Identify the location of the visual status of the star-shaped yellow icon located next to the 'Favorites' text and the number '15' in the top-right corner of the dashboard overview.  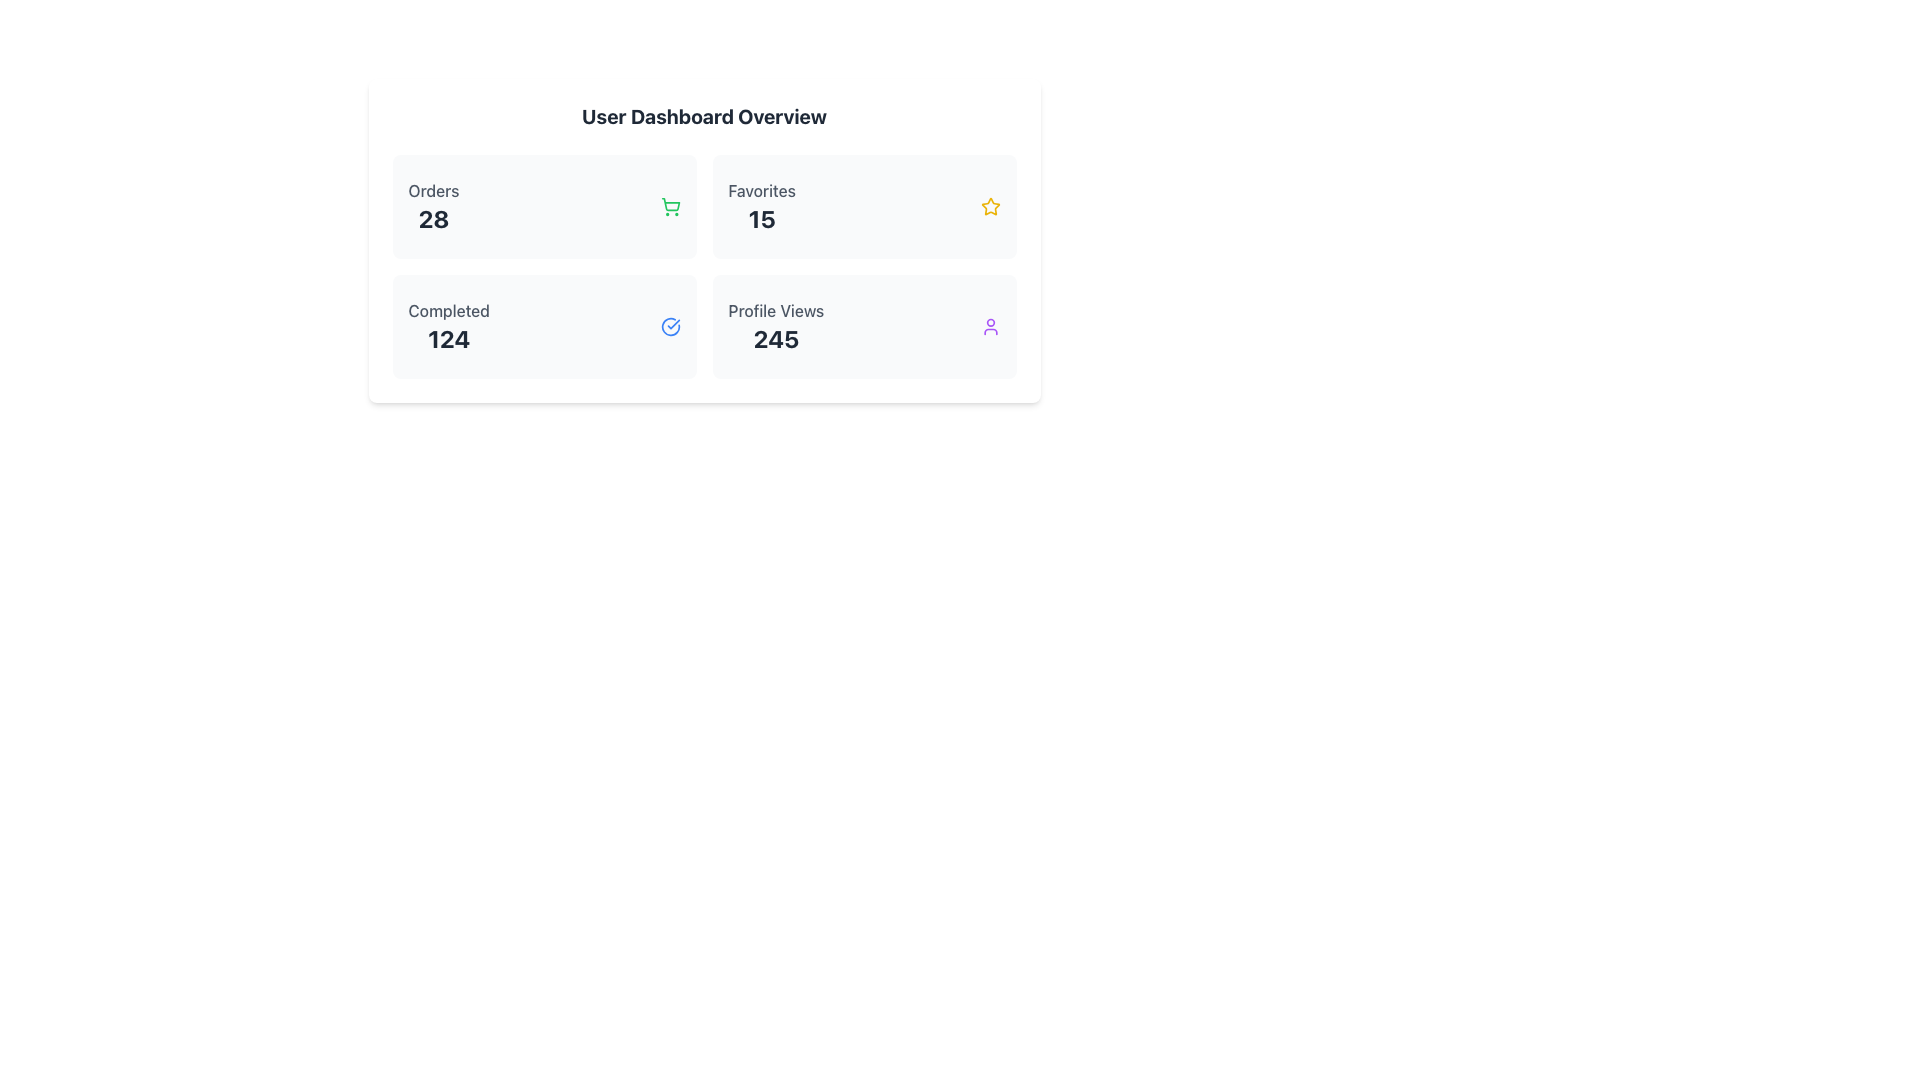
(990, 207).